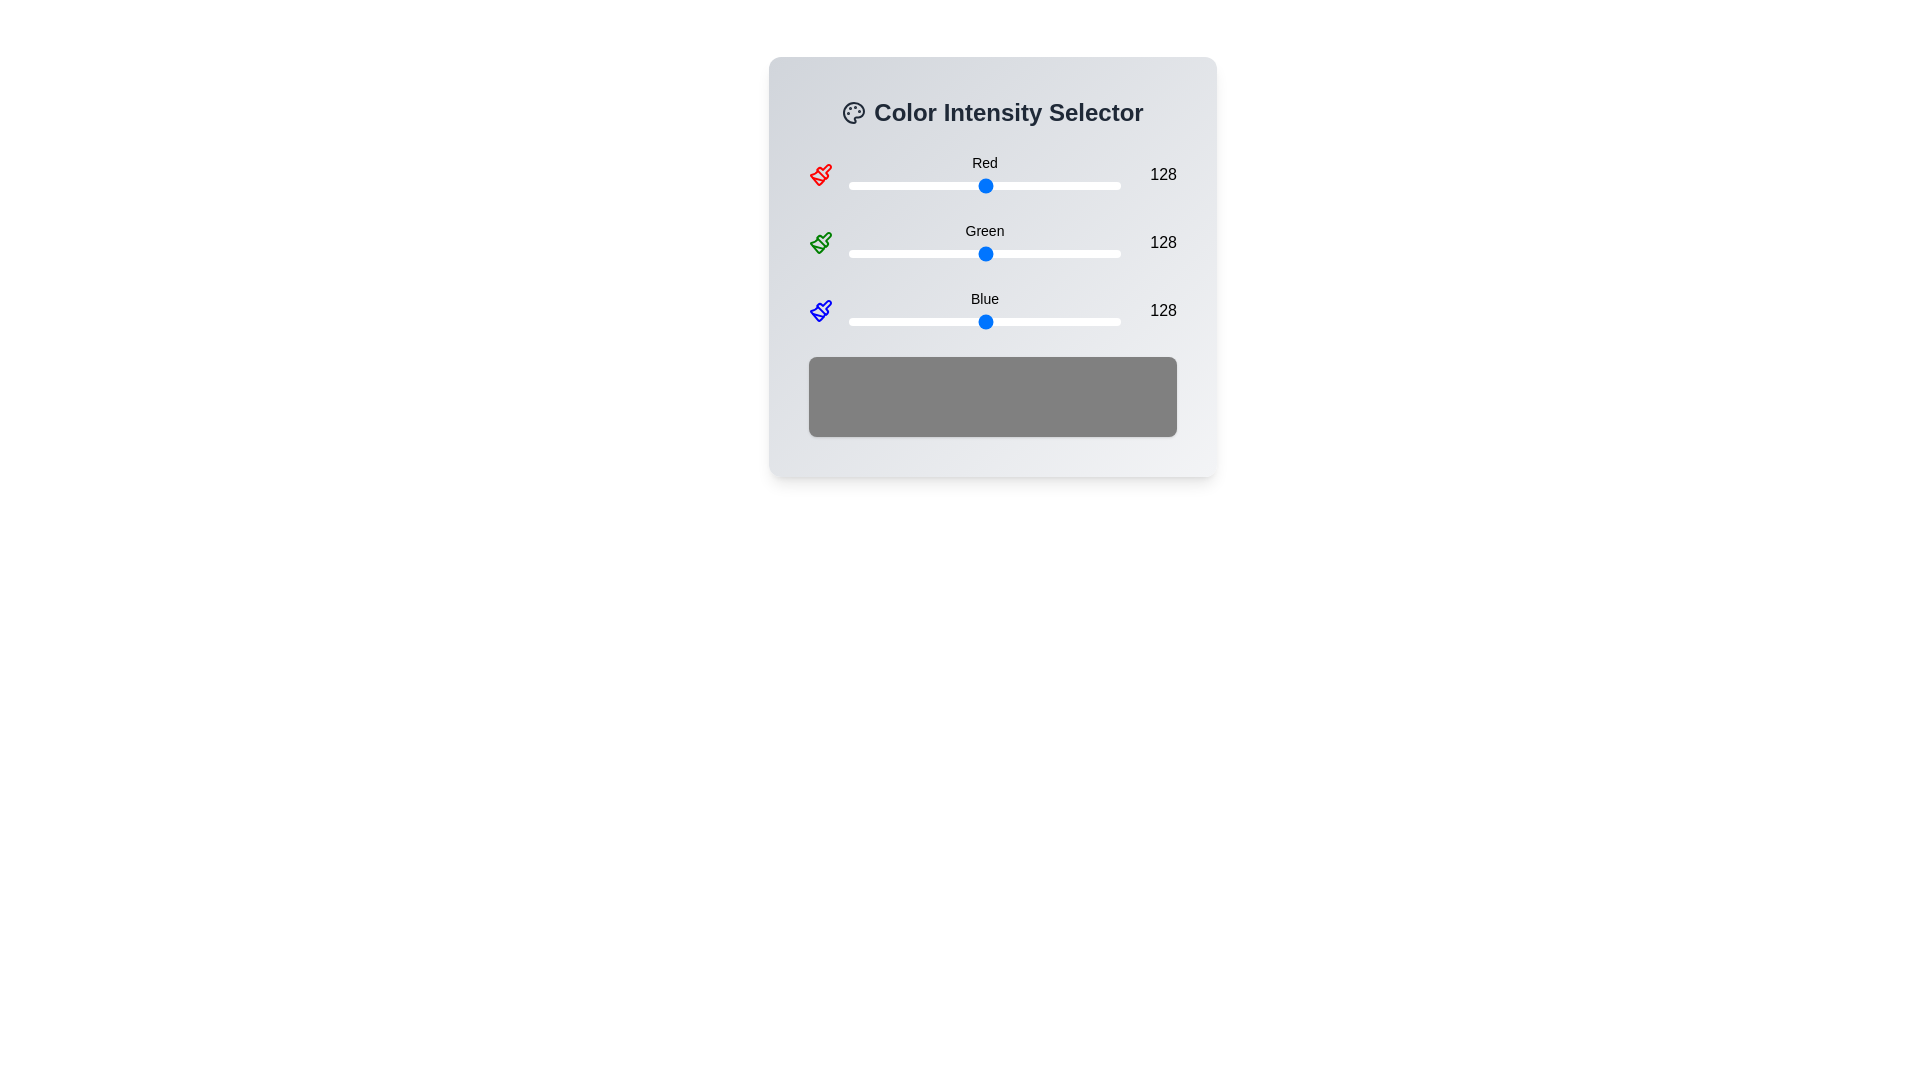 The height and width of the screenshot is (1080, 1920). I want to click on the blue color intensity, so click(1031, 320).